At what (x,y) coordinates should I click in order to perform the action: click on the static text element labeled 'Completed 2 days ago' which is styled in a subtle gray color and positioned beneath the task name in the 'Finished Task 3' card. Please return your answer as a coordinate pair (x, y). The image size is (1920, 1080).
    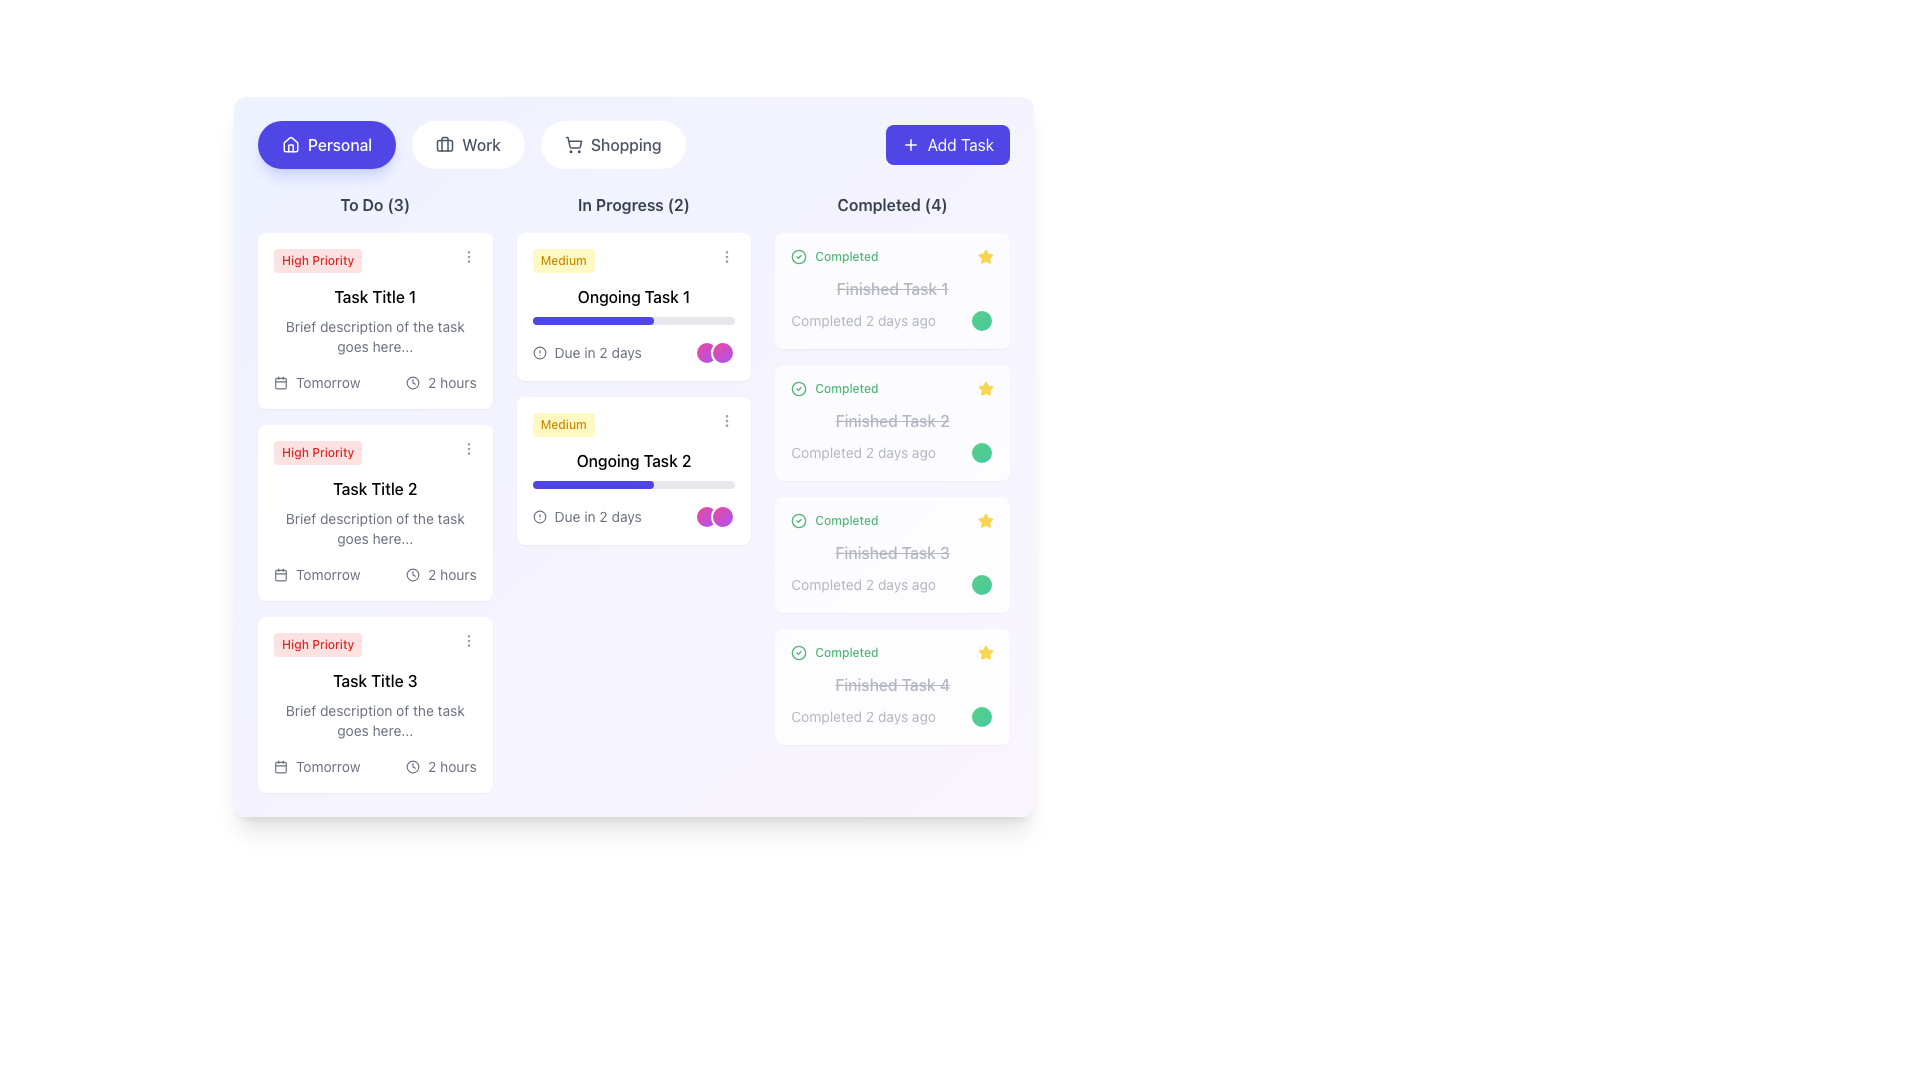
    Looking at the image, I should click on (891, 585).